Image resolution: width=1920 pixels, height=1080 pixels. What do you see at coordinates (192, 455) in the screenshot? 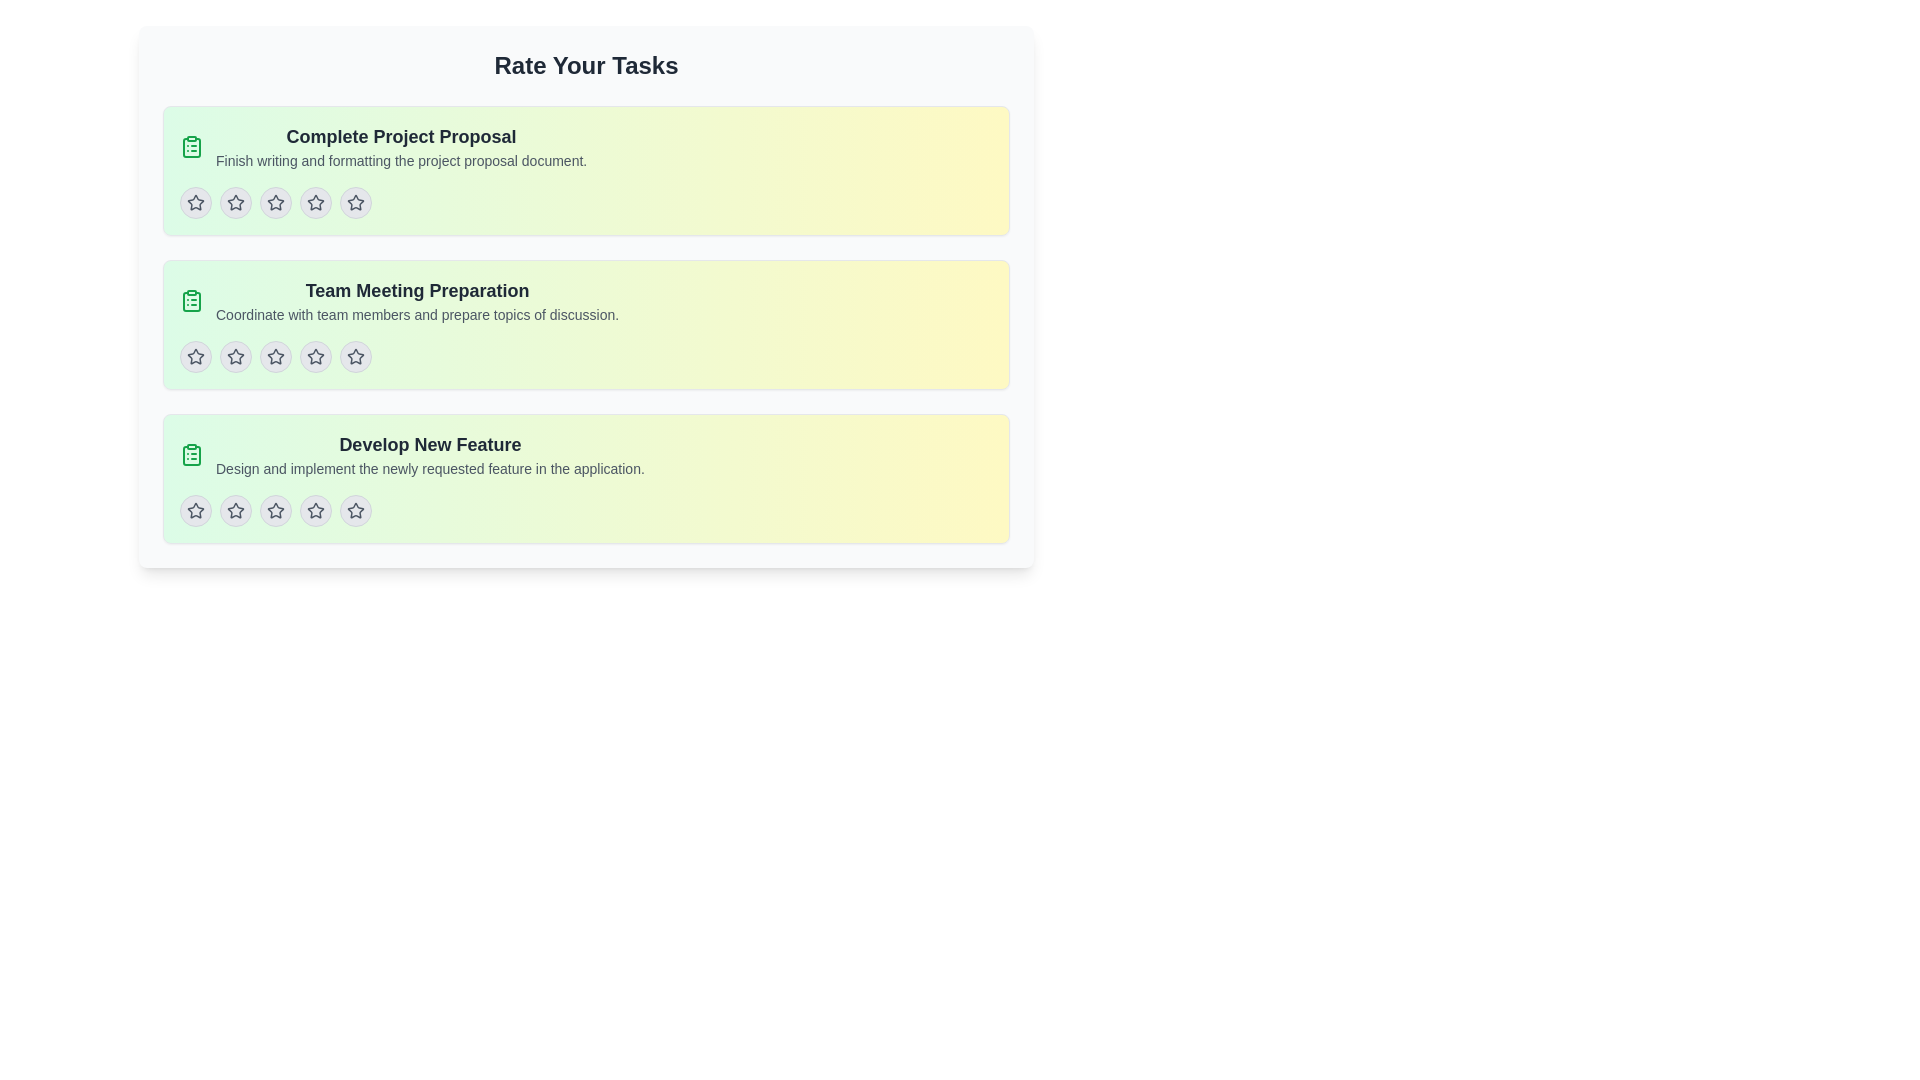
I see `the icon that visually indicates the task 'Develop New Feature', positioned in the third task group under the header 'Rate Your Tasks', as the first element in the row` at bounding box center [192, 455].